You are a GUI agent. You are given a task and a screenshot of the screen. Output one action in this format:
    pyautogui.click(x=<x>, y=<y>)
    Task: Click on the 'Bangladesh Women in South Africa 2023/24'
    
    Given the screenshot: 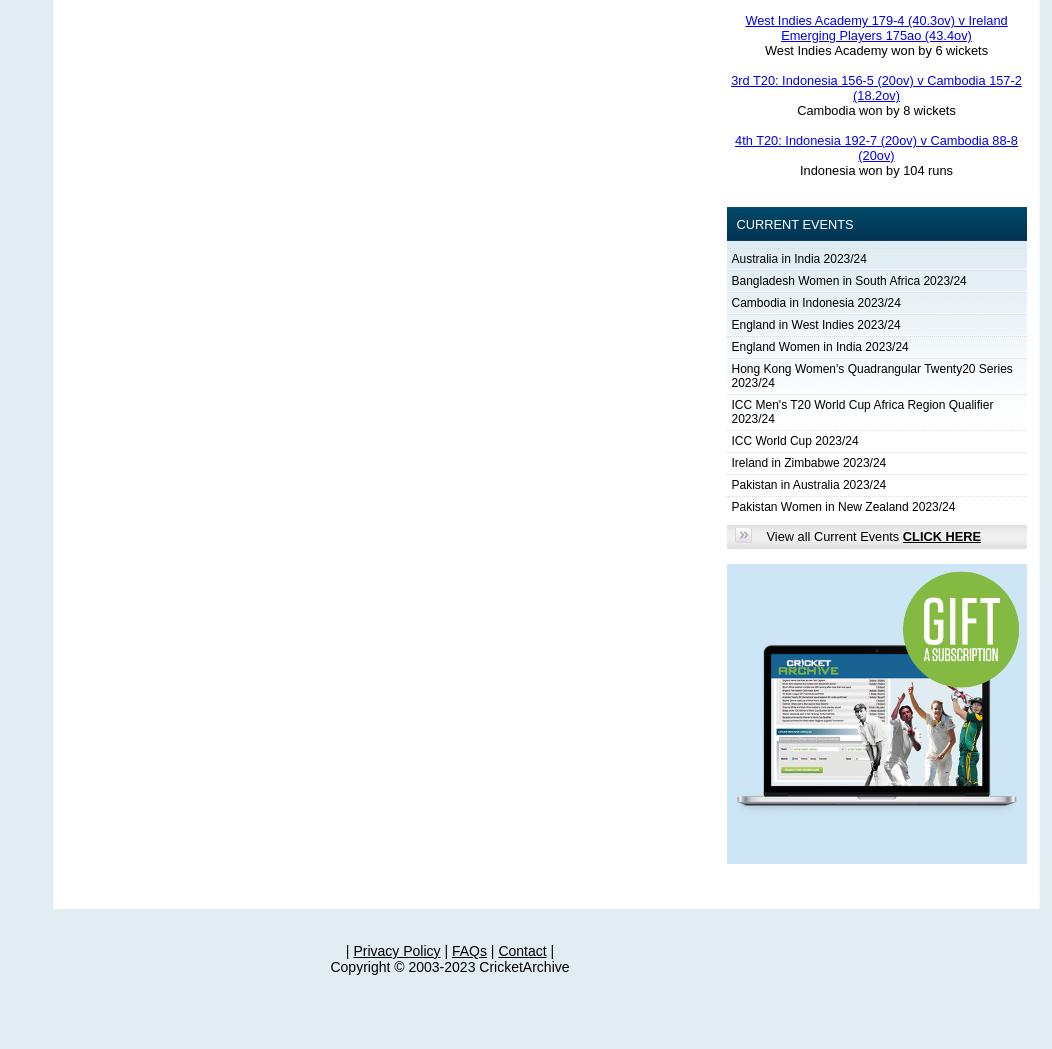 What is the action you would take?
    pyautogui.click(x=847, y=280)
    